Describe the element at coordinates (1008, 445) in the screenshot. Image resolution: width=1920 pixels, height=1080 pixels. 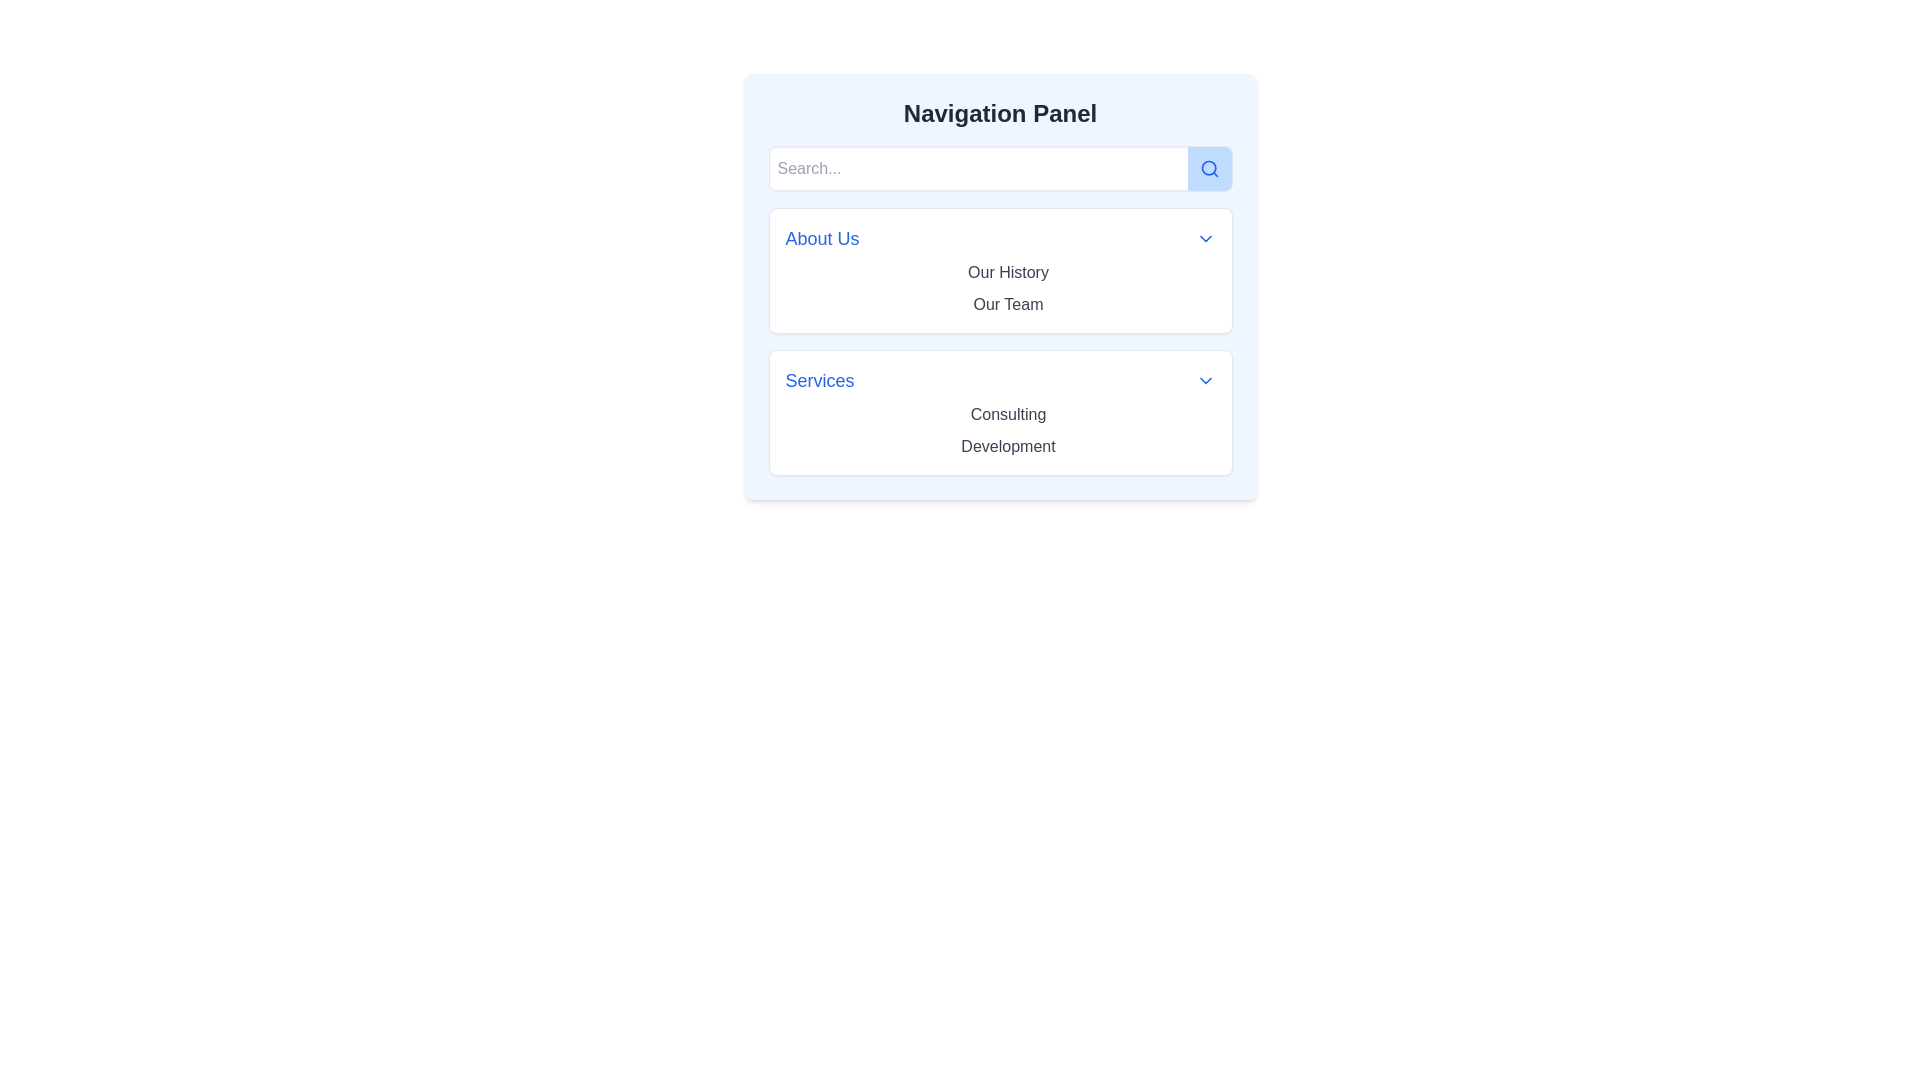
I see `the Interactive navigation link located in the Services section` at that location.